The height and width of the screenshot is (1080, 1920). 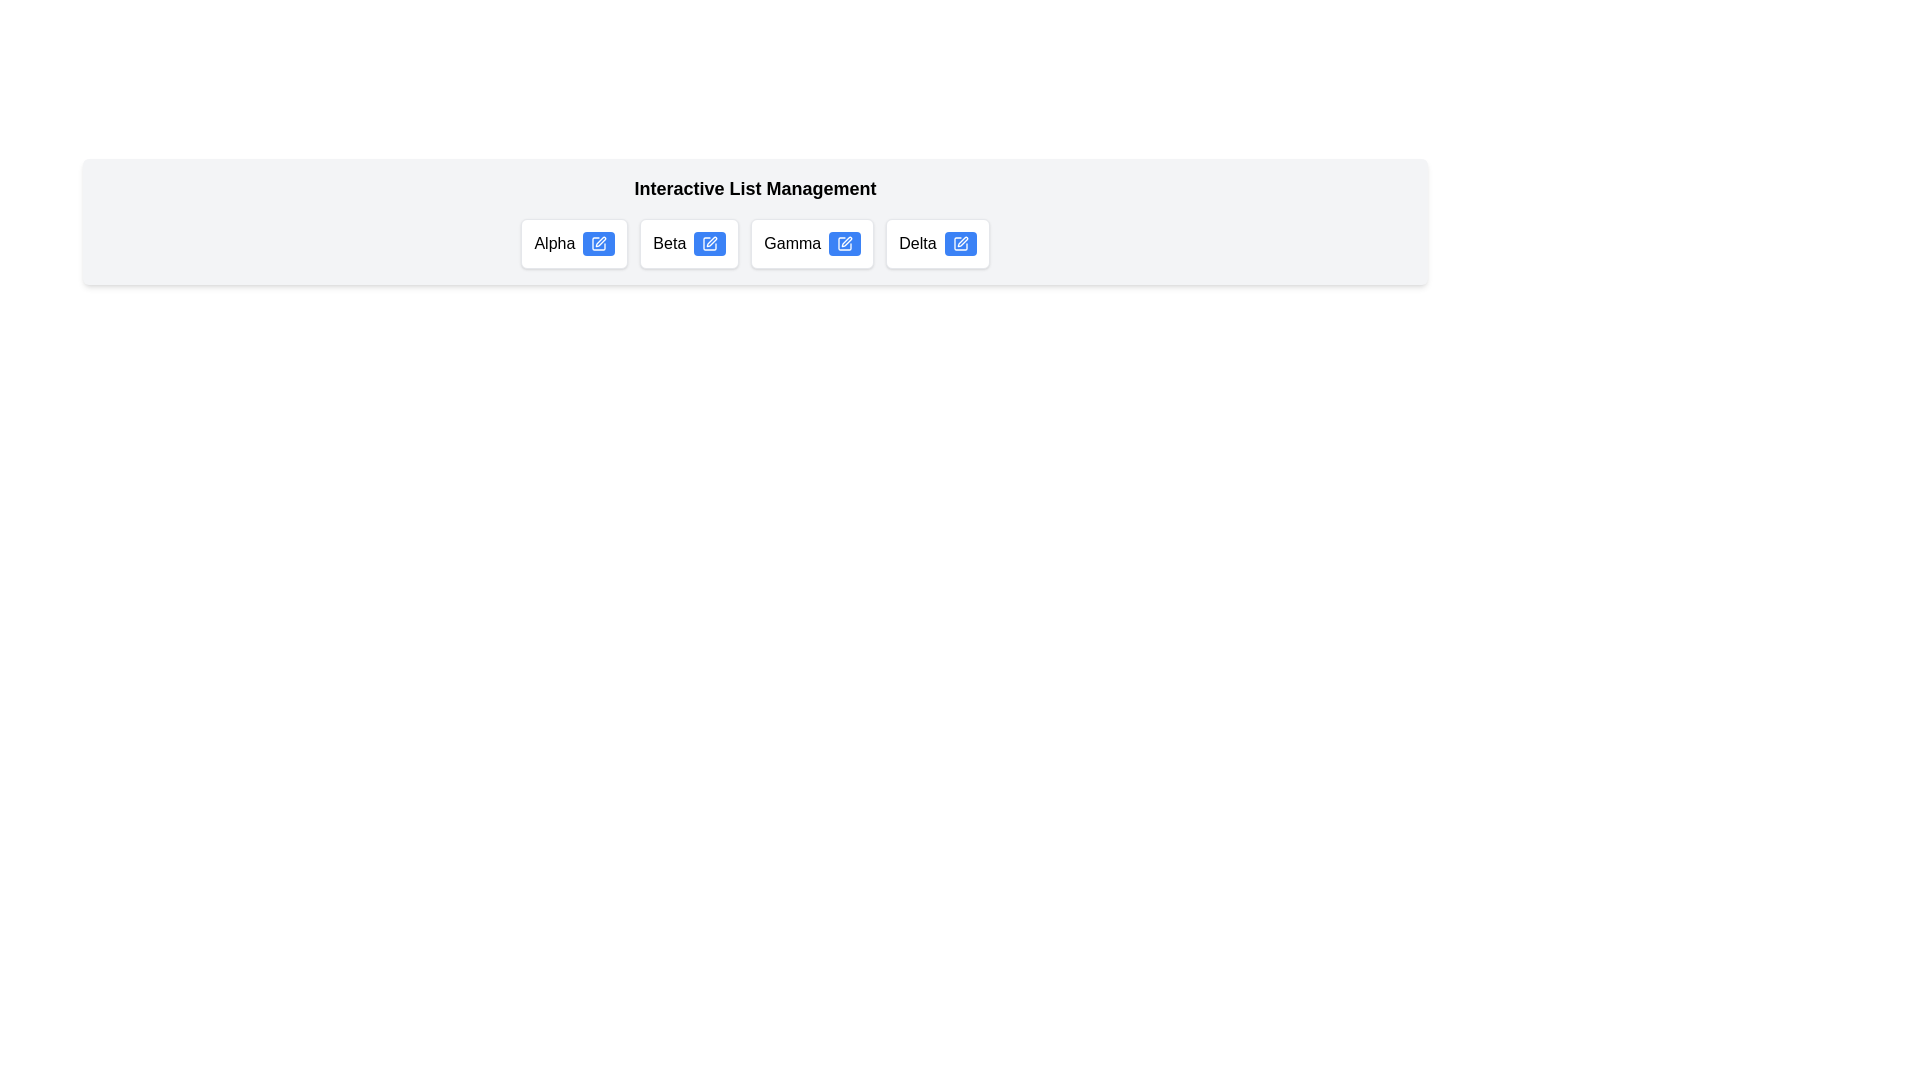 What do you see at coordinates (754, 189) in the screenshot?
I see `title text element located above the row of labeled buttons ('Alpha', 'Beta', 'Gamma', 'Delta') in the structured layout` at bounding box center [754, 189].